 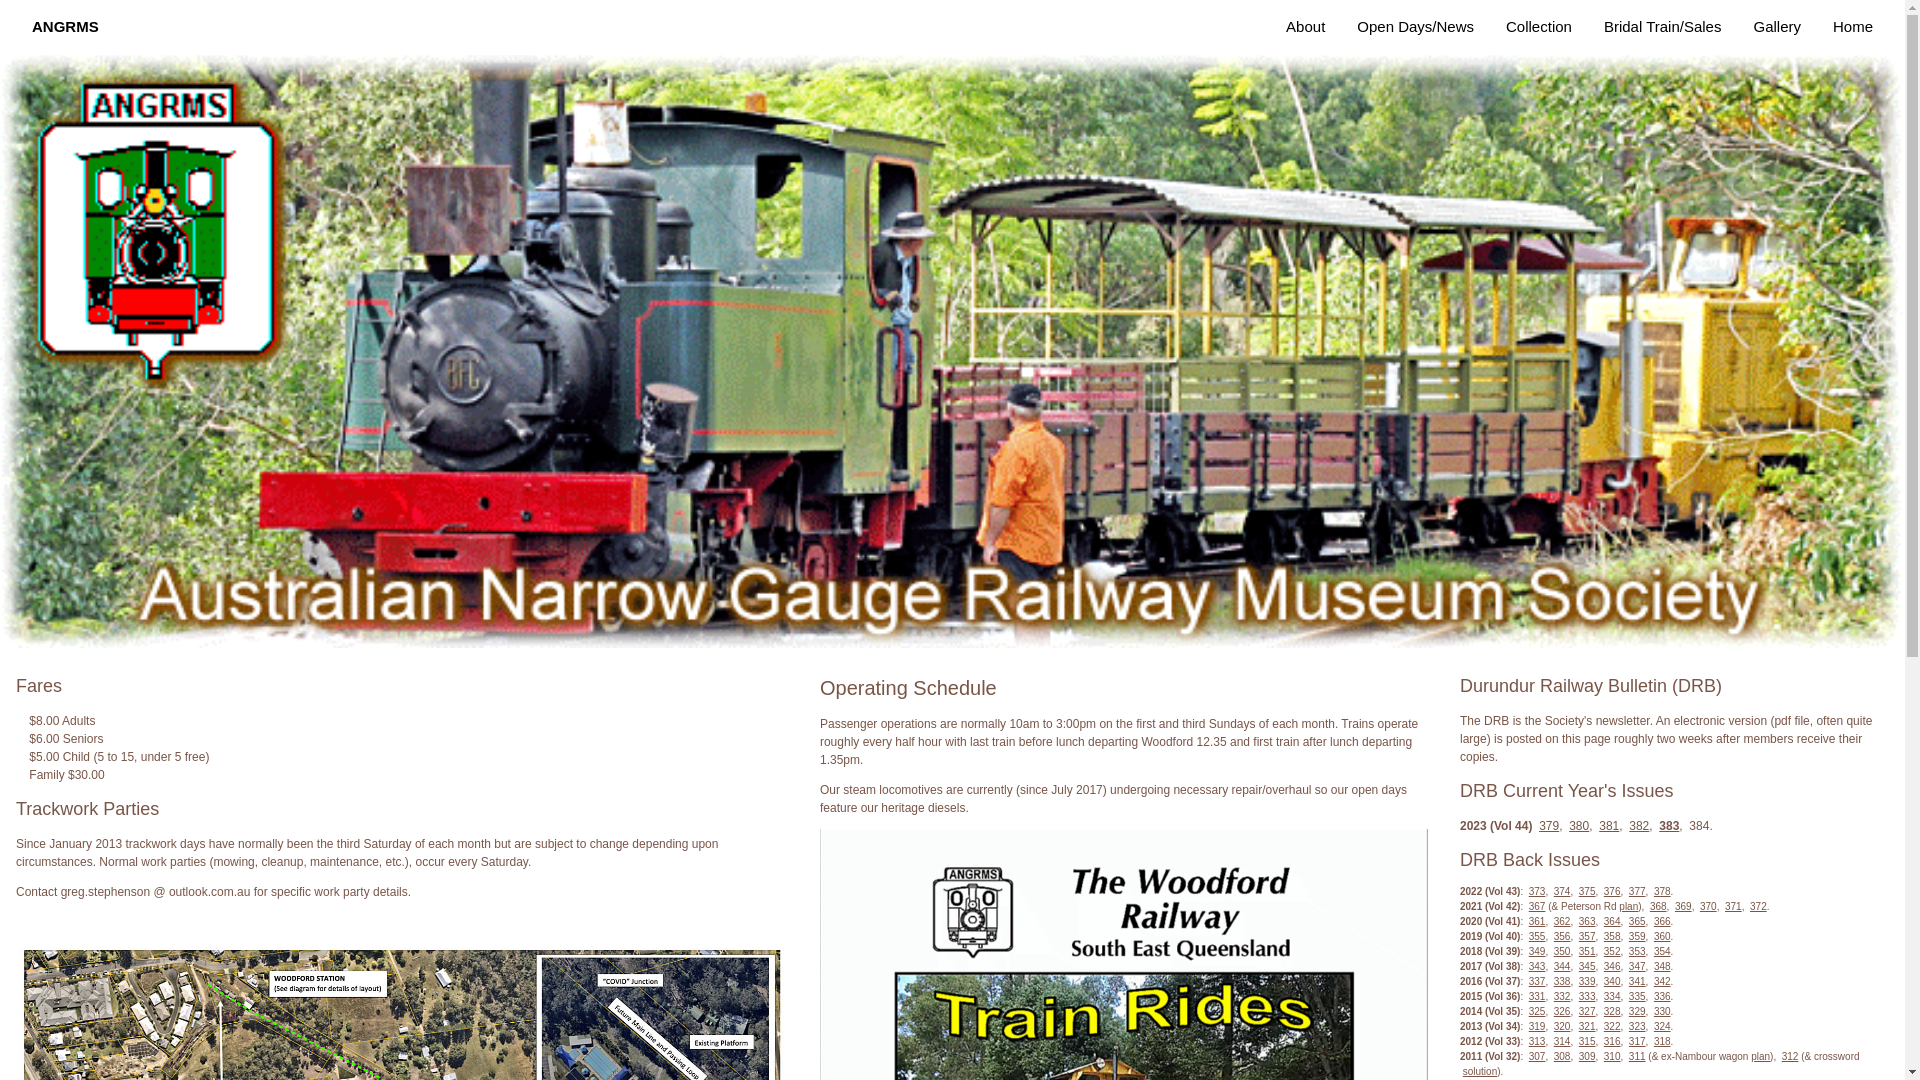 What do you see at coordinates (1586, 1055) in the screenshot?
I see `'309'` at bounding box center [1586, 1055].